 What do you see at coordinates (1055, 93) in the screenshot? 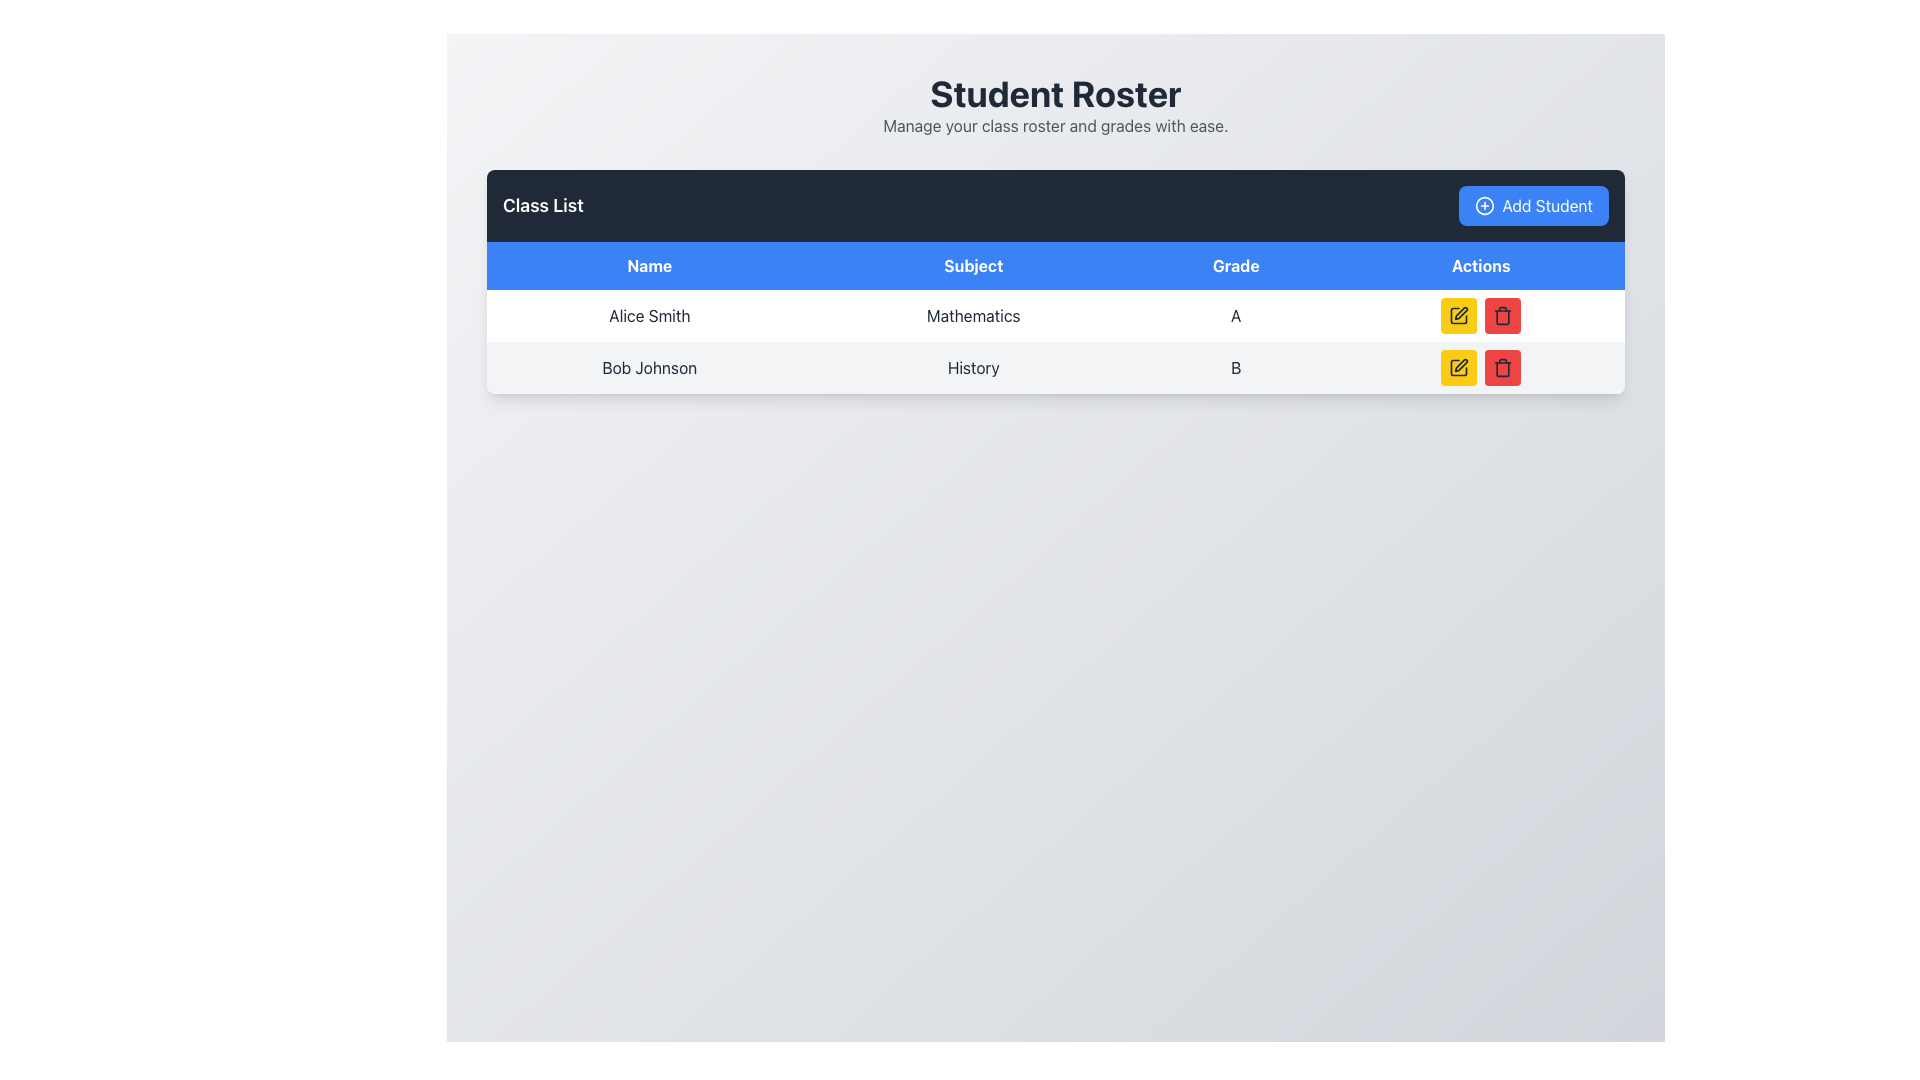
I see `the 'Student Roster' text label, which is a bold, large, dark gray title centered at the top of the interface` at bounding box center [1055, 93].